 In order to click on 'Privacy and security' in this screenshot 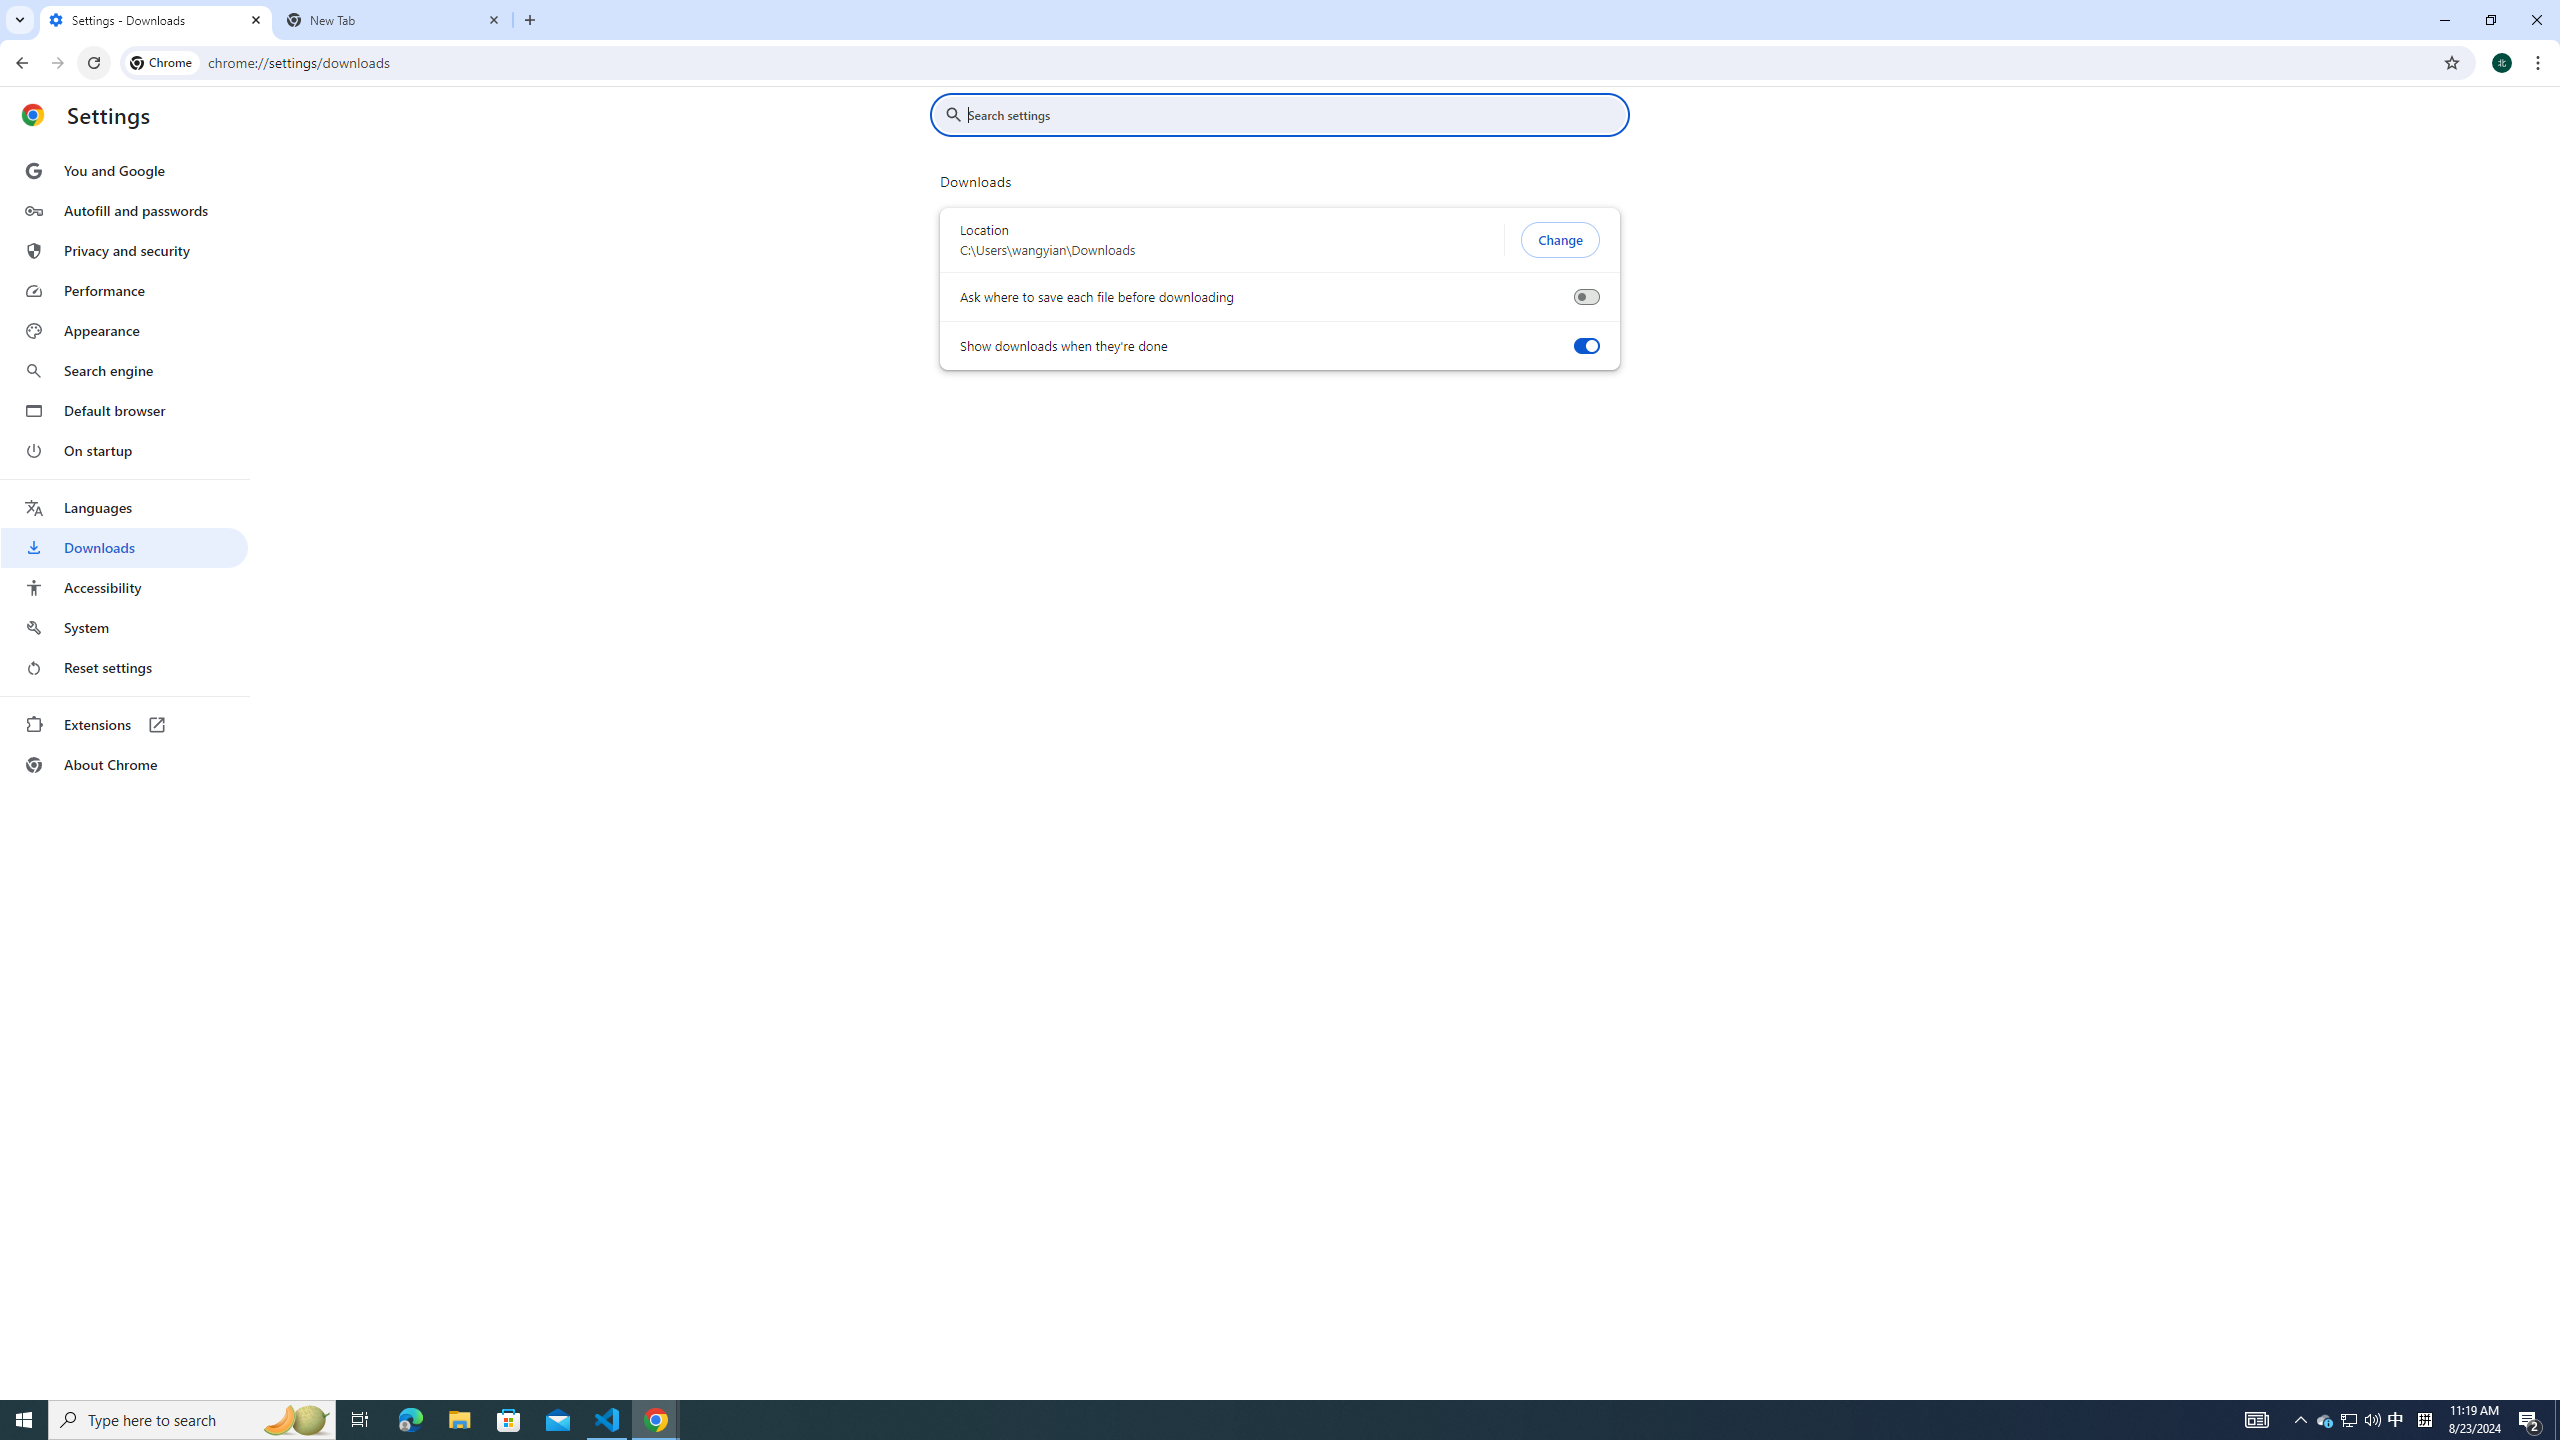, I will do `click(123, 249)`.